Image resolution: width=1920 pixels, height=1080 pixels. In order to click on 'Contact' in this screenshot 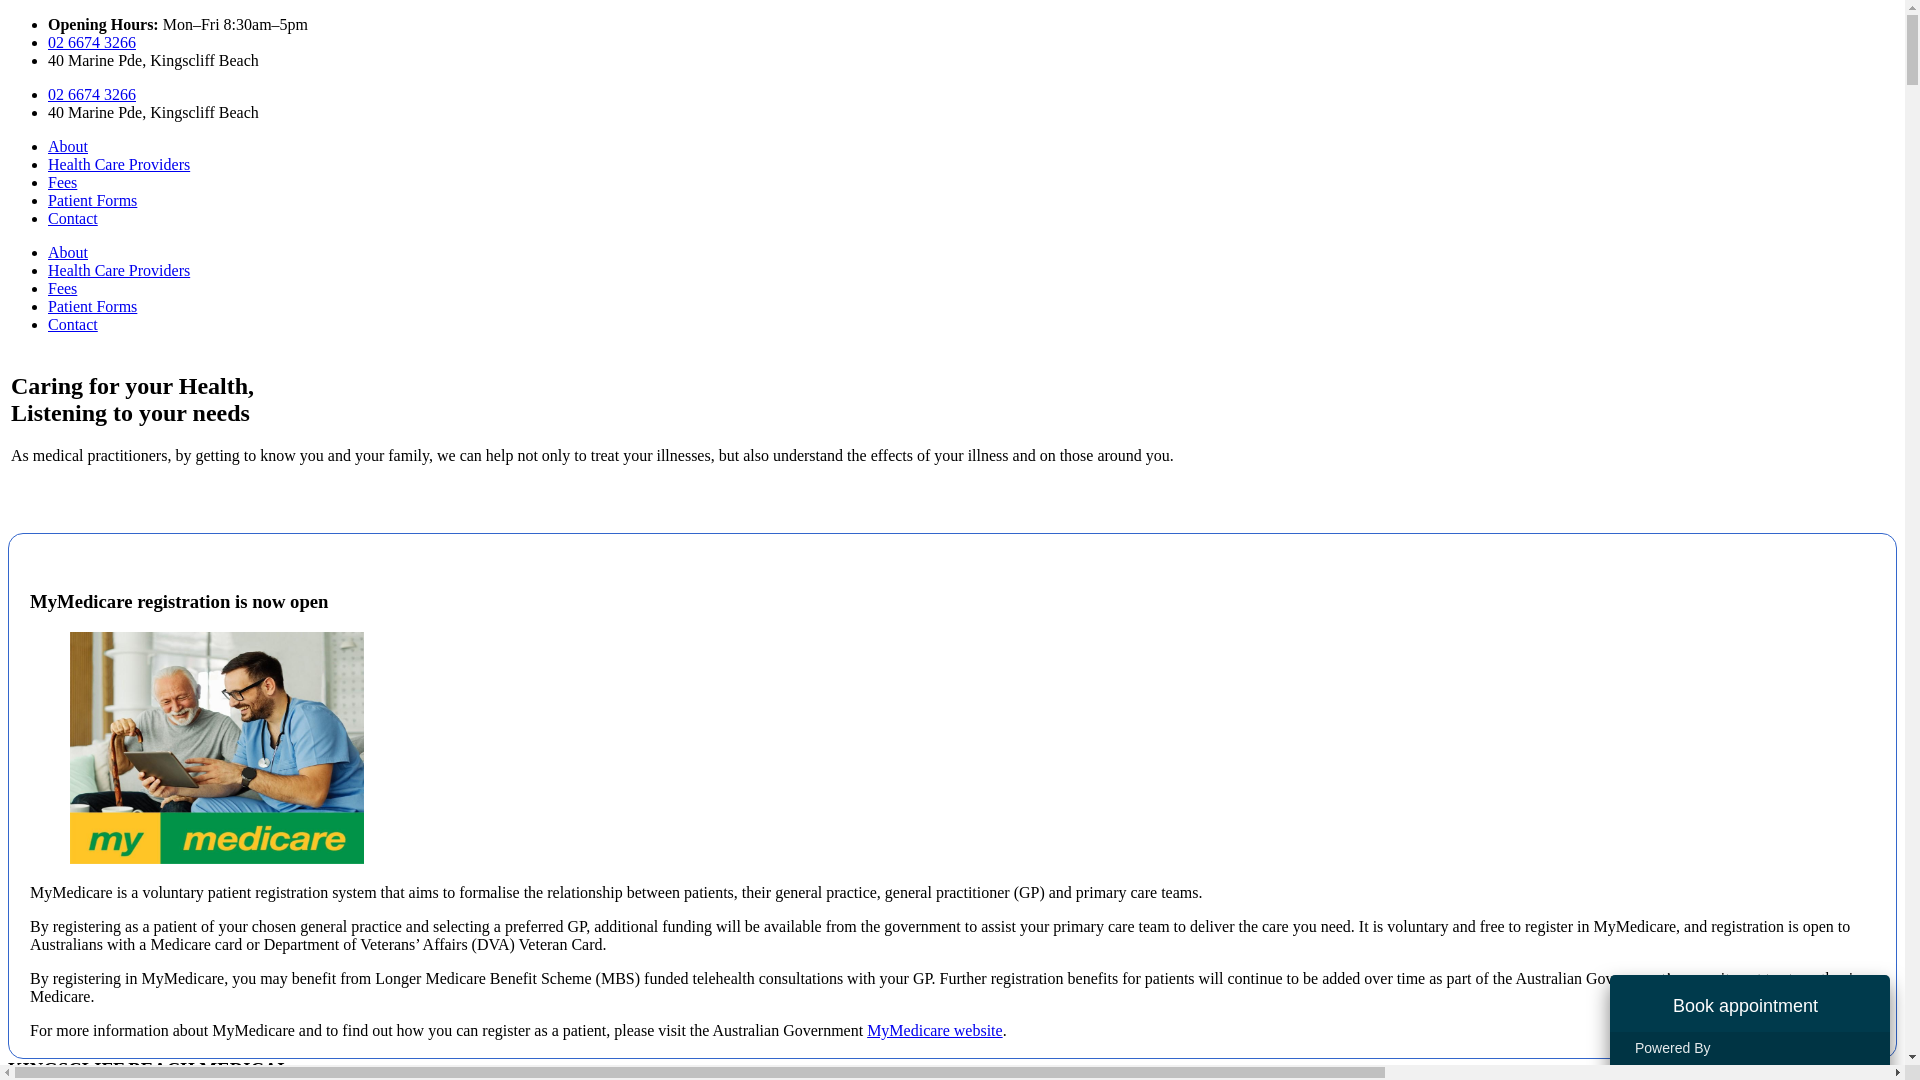, I will do `click(48, 323)`.